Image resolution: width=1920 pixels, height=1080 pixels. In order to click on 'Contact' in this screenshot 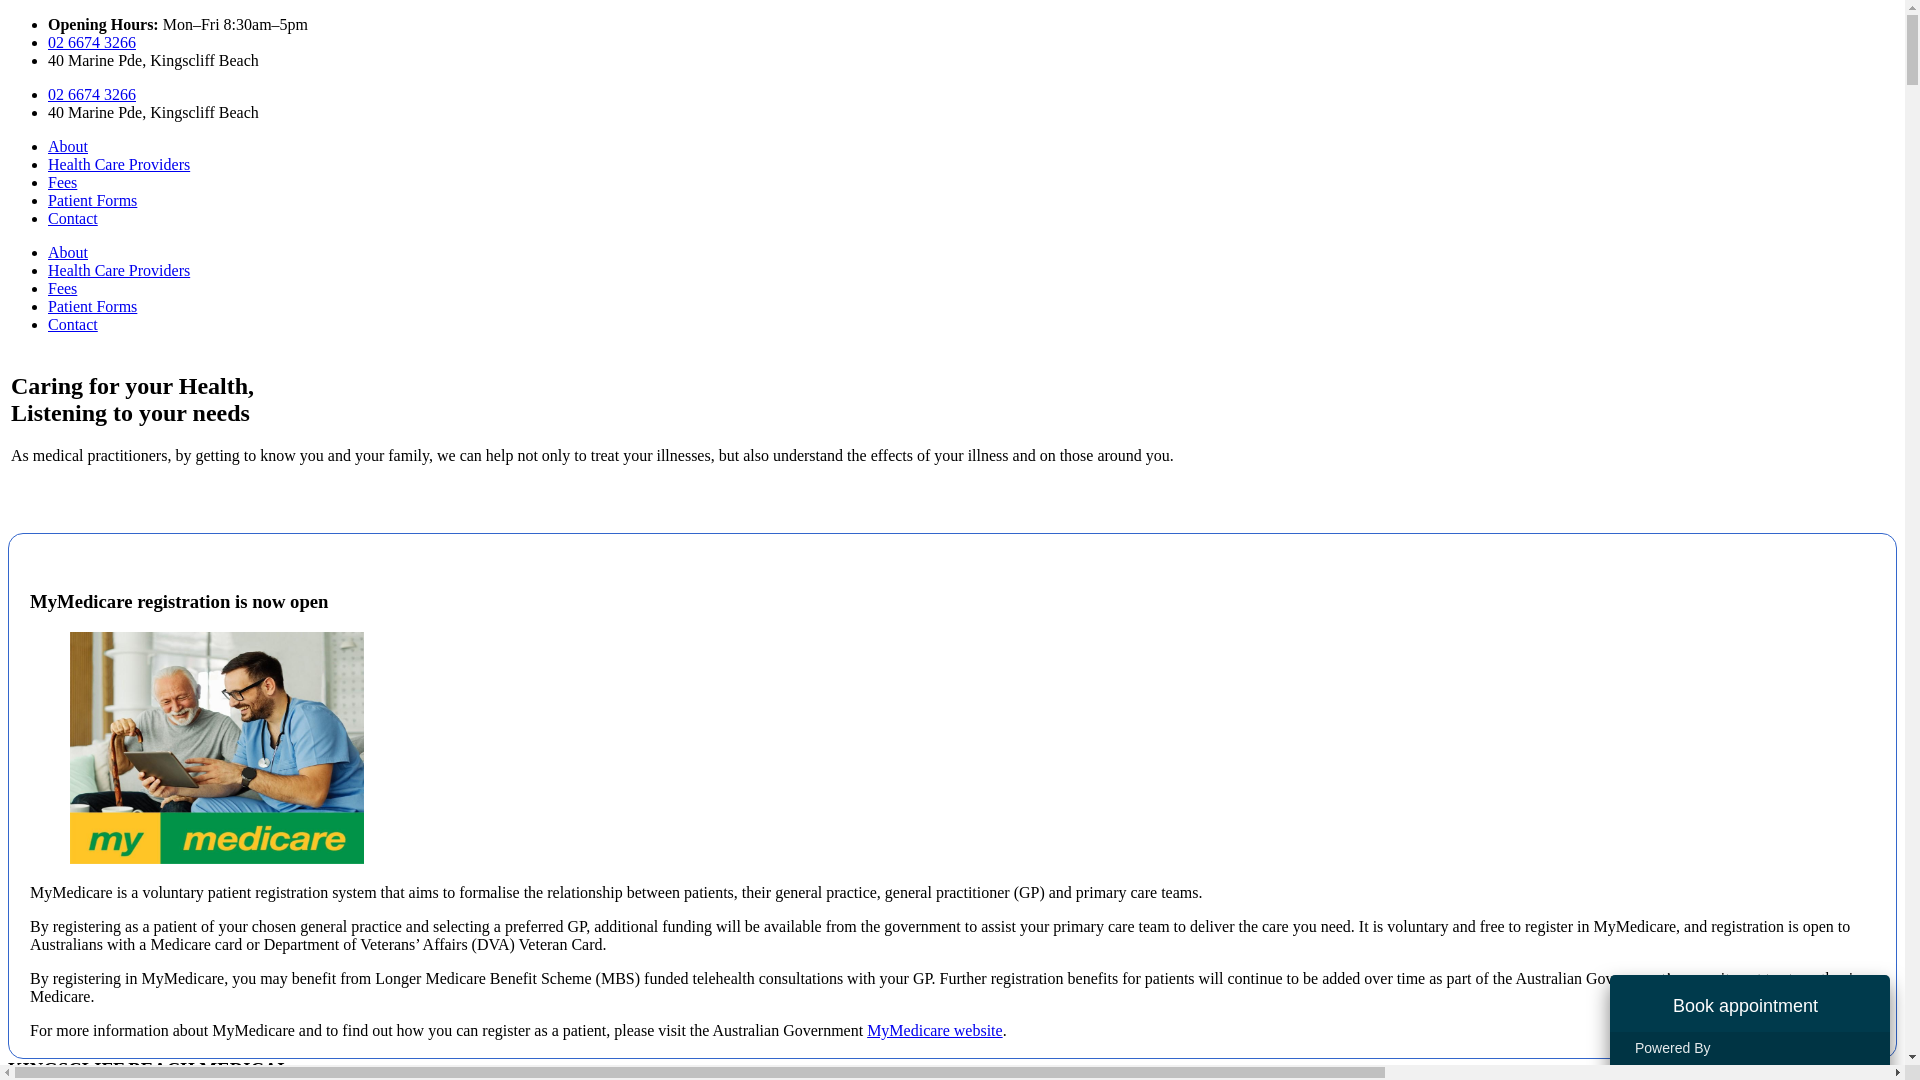, I will do `click(48, 323)`.